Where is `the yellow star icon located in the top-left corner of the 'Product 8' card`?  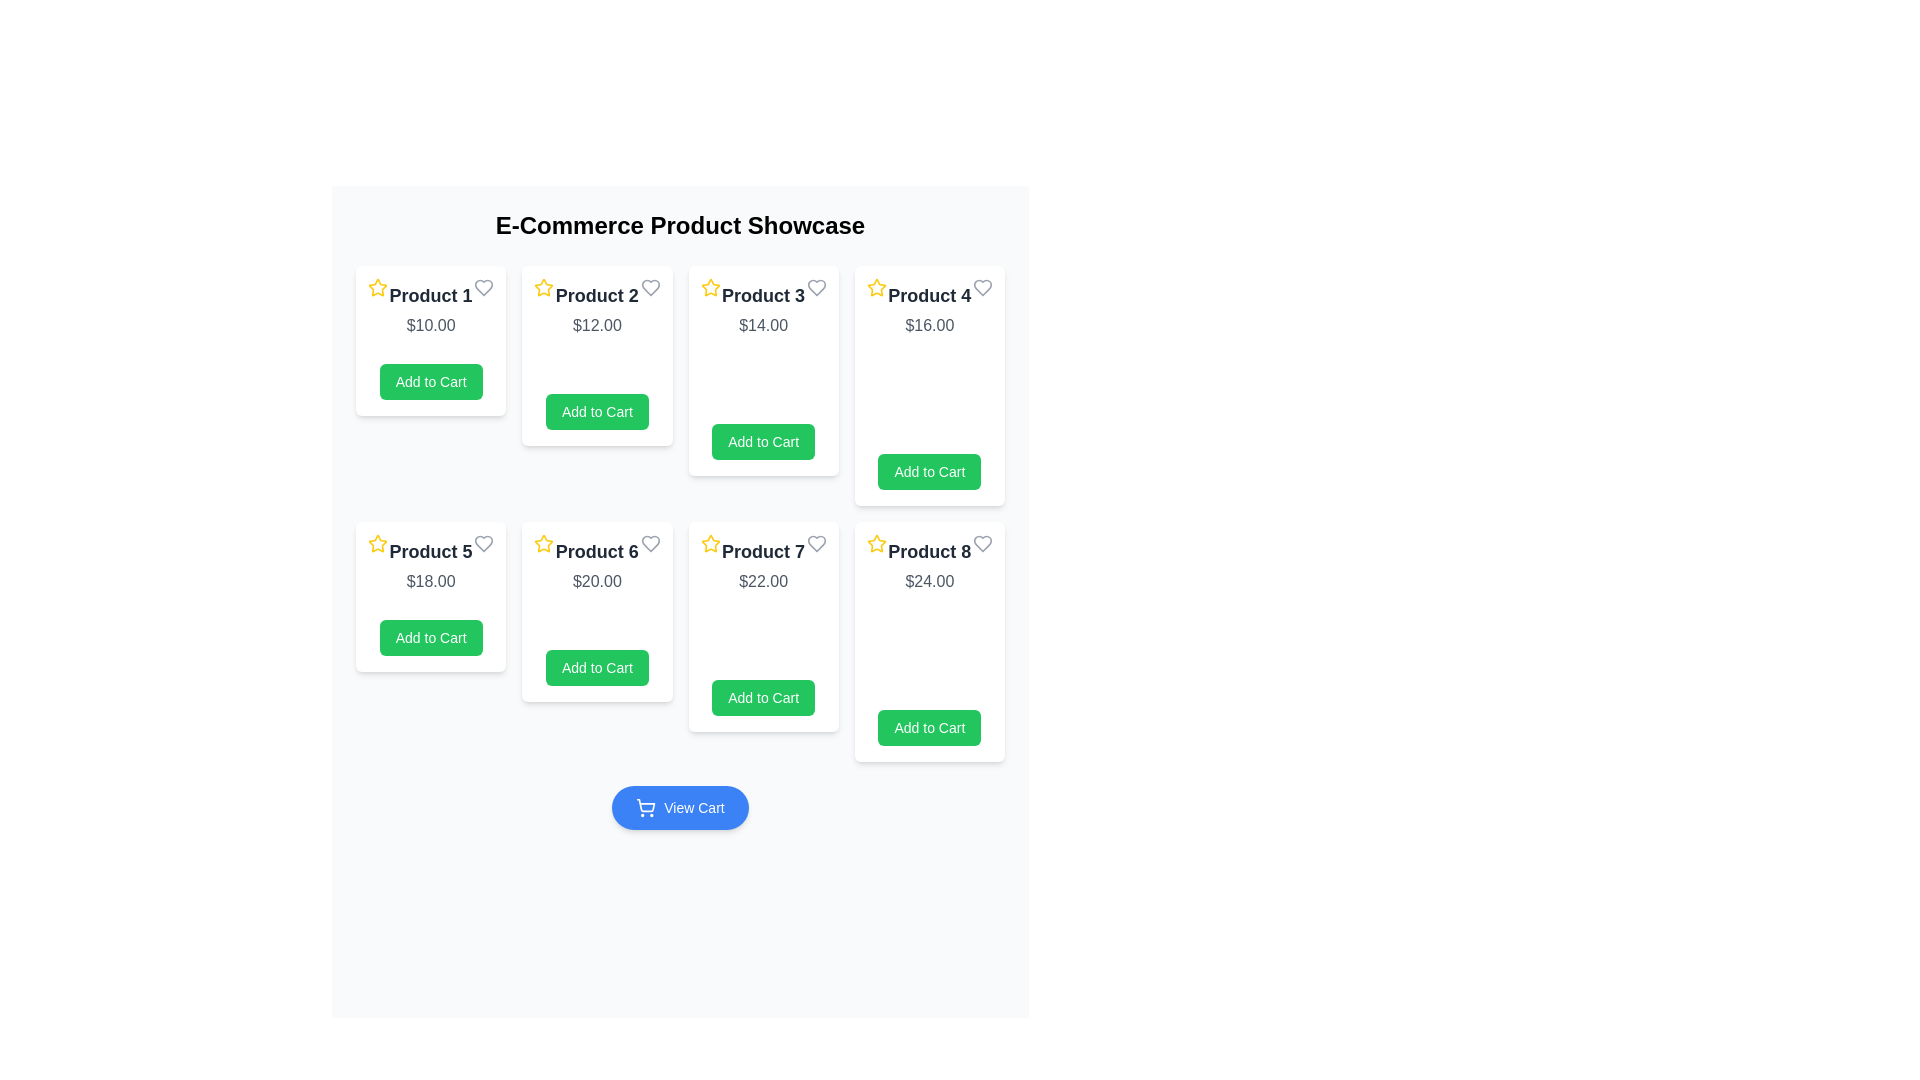 the yellow star icon located in the top-left corner of the 'Product 8' card is located at coordinates (876, 543).